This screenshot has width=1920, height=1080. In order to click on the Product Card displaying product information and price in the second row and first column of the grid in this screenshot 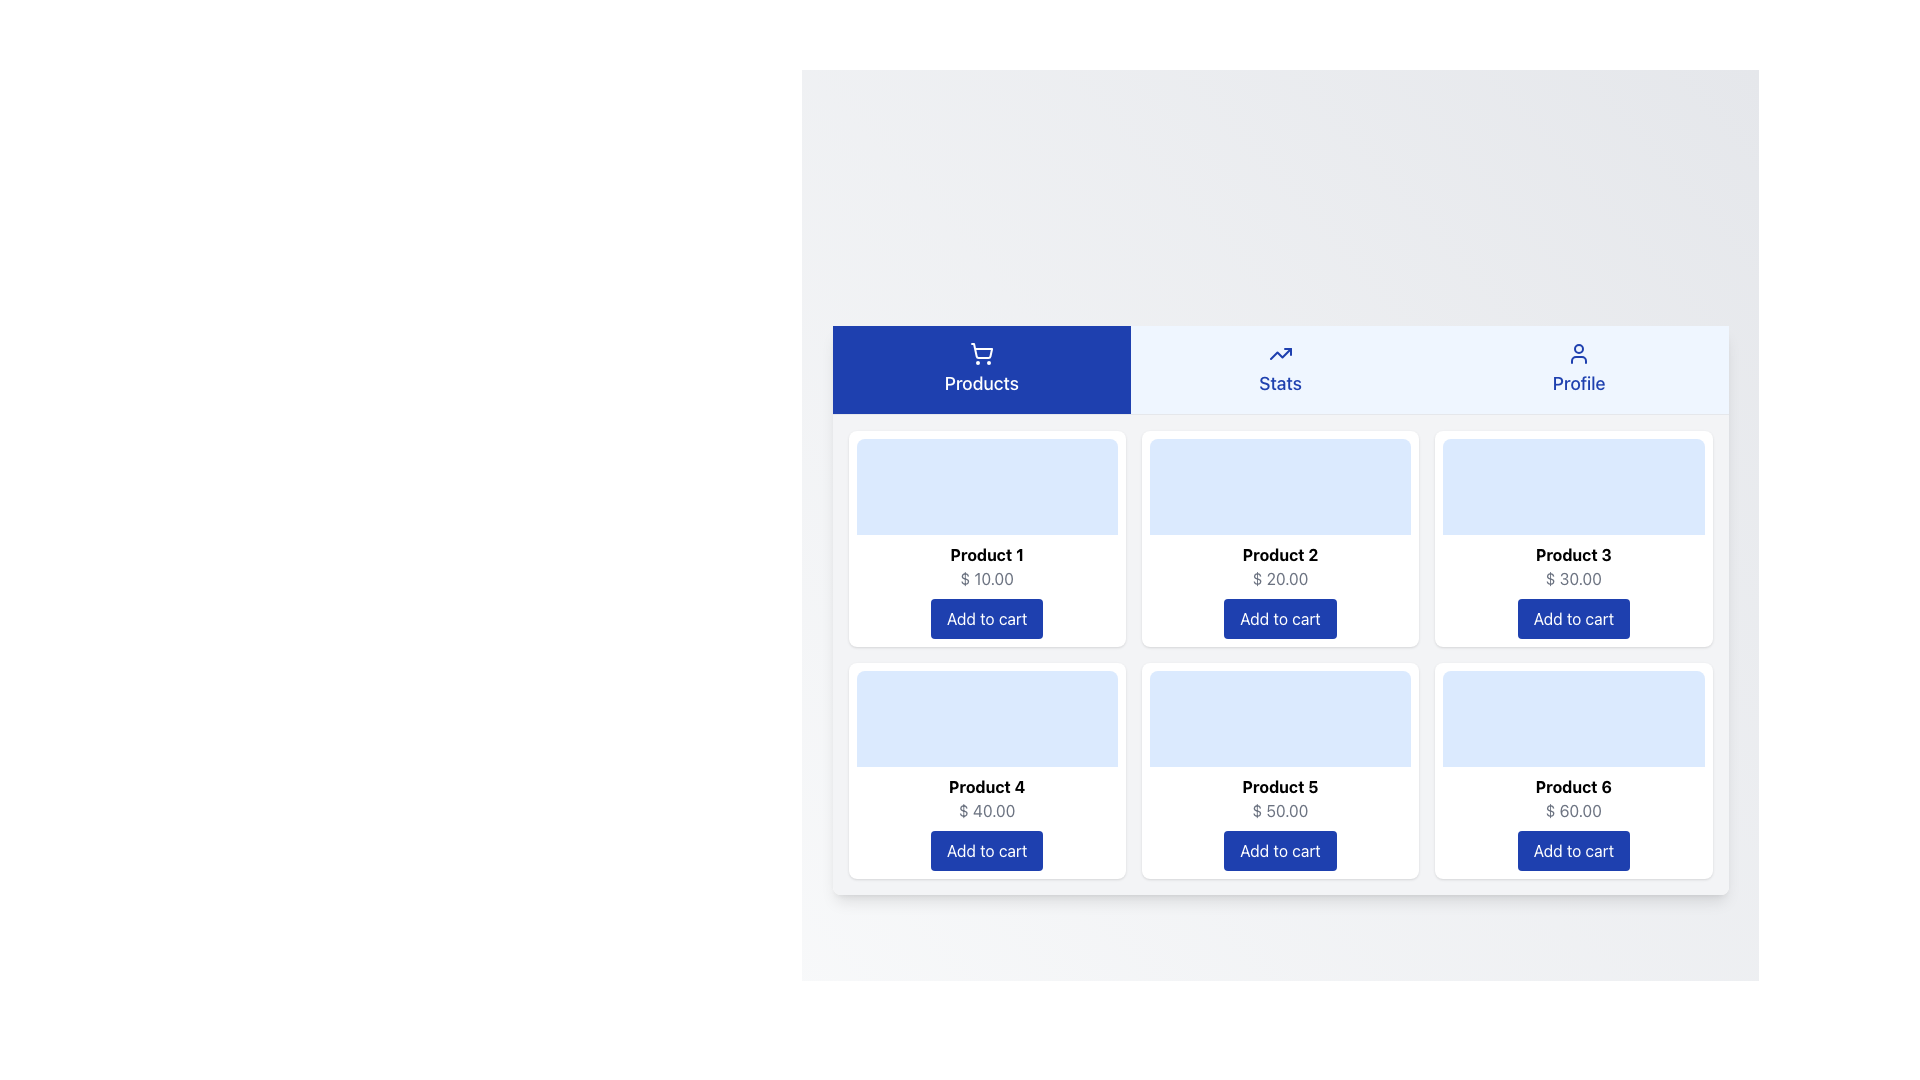, I will do `click(987, 769)`.